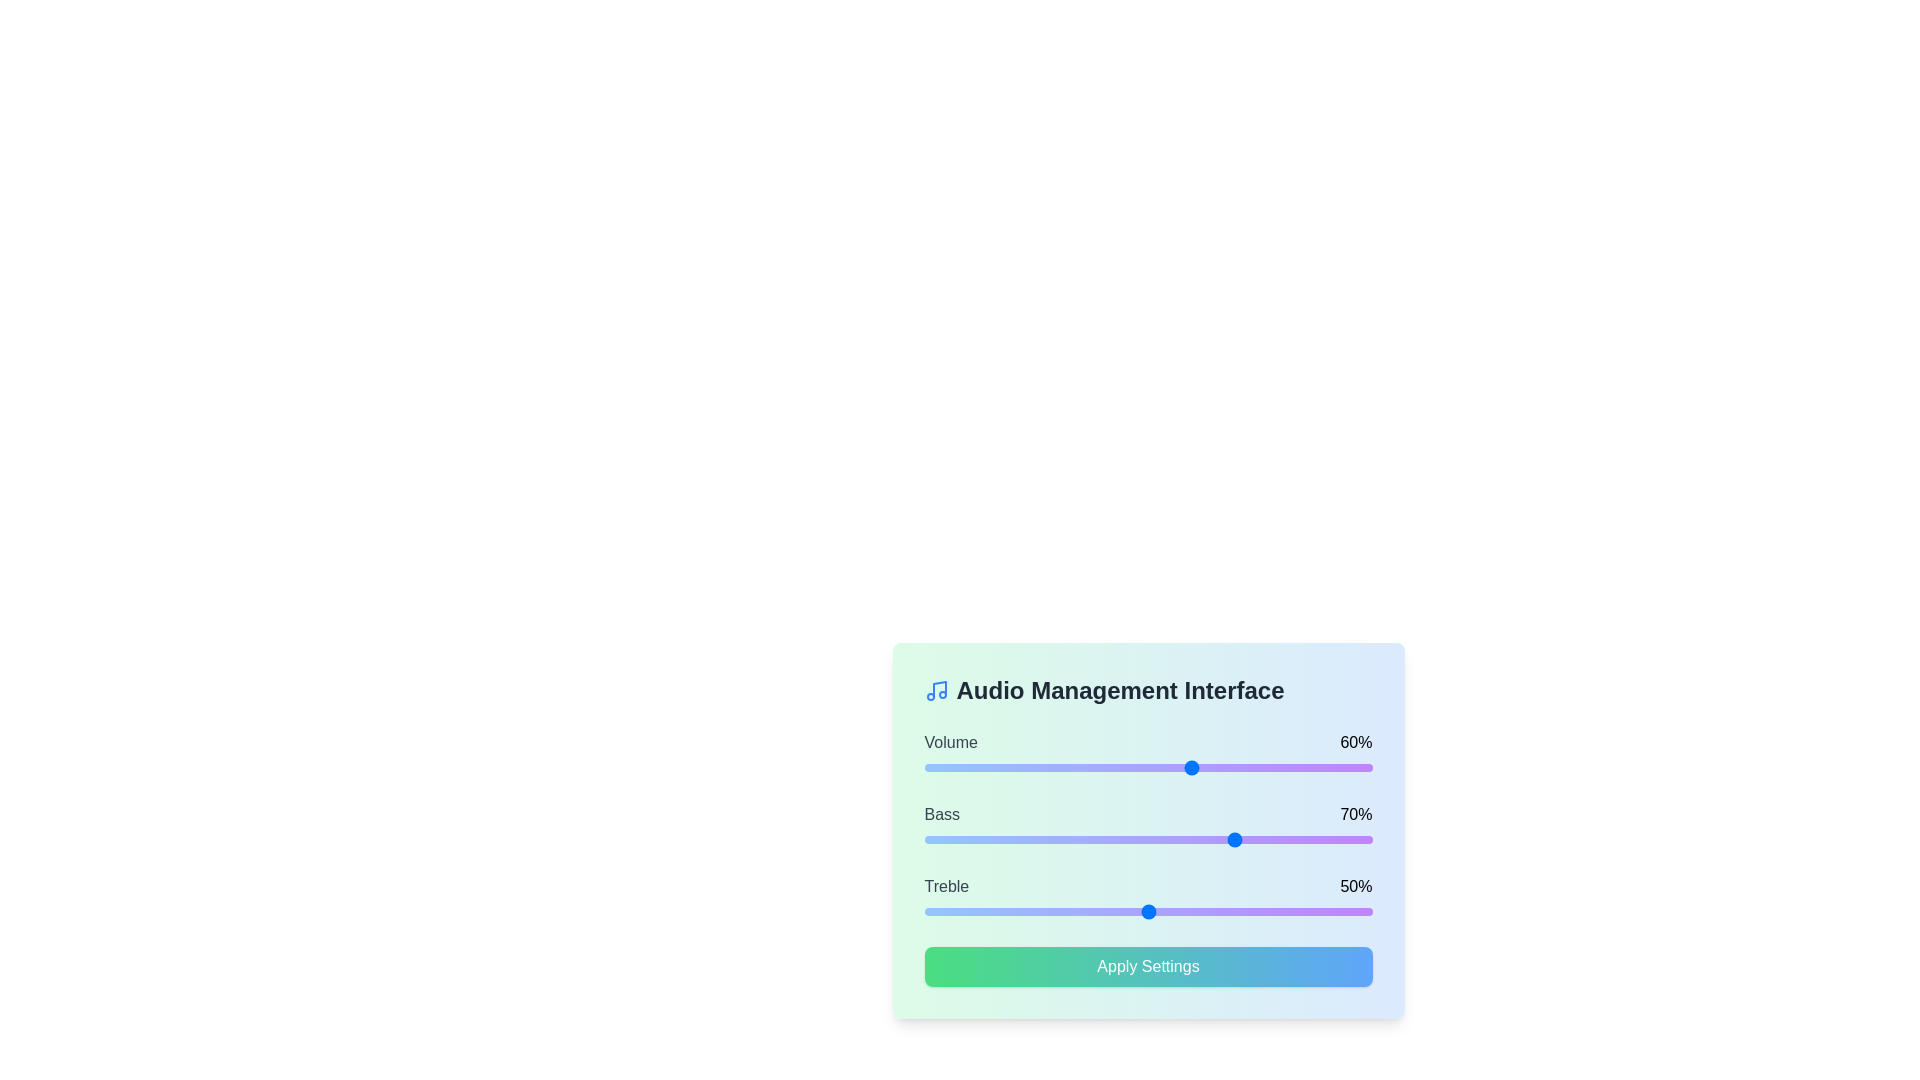 The image size is (1920, 1080). What do you see at coordinates (1148, 826) in the screenshot?
I see `the slider control for adjusting the bass level, currently set at 70%, located between the Volume and Treble controls` at bounding box center [1148, 826].